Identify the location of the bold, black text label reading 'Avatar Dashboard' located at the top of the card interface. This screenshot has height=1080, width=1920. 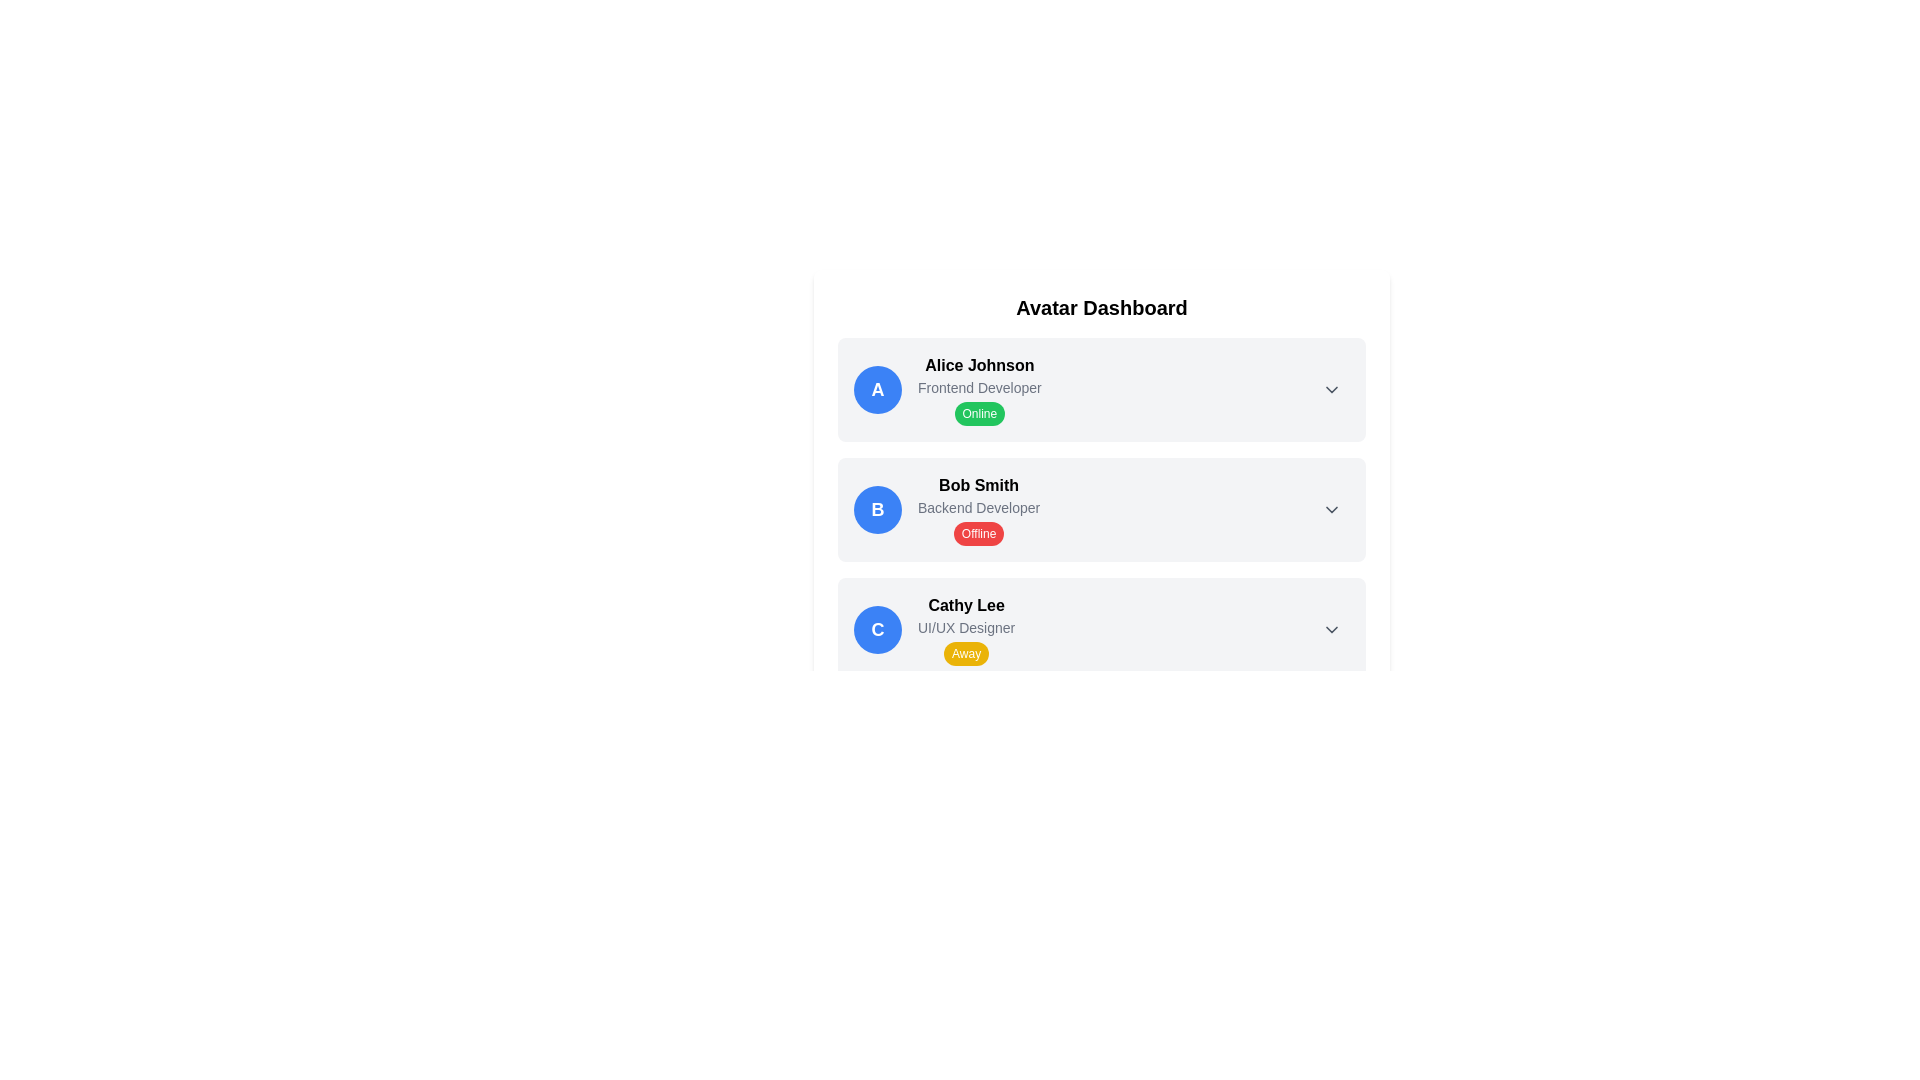
(1101, 308).